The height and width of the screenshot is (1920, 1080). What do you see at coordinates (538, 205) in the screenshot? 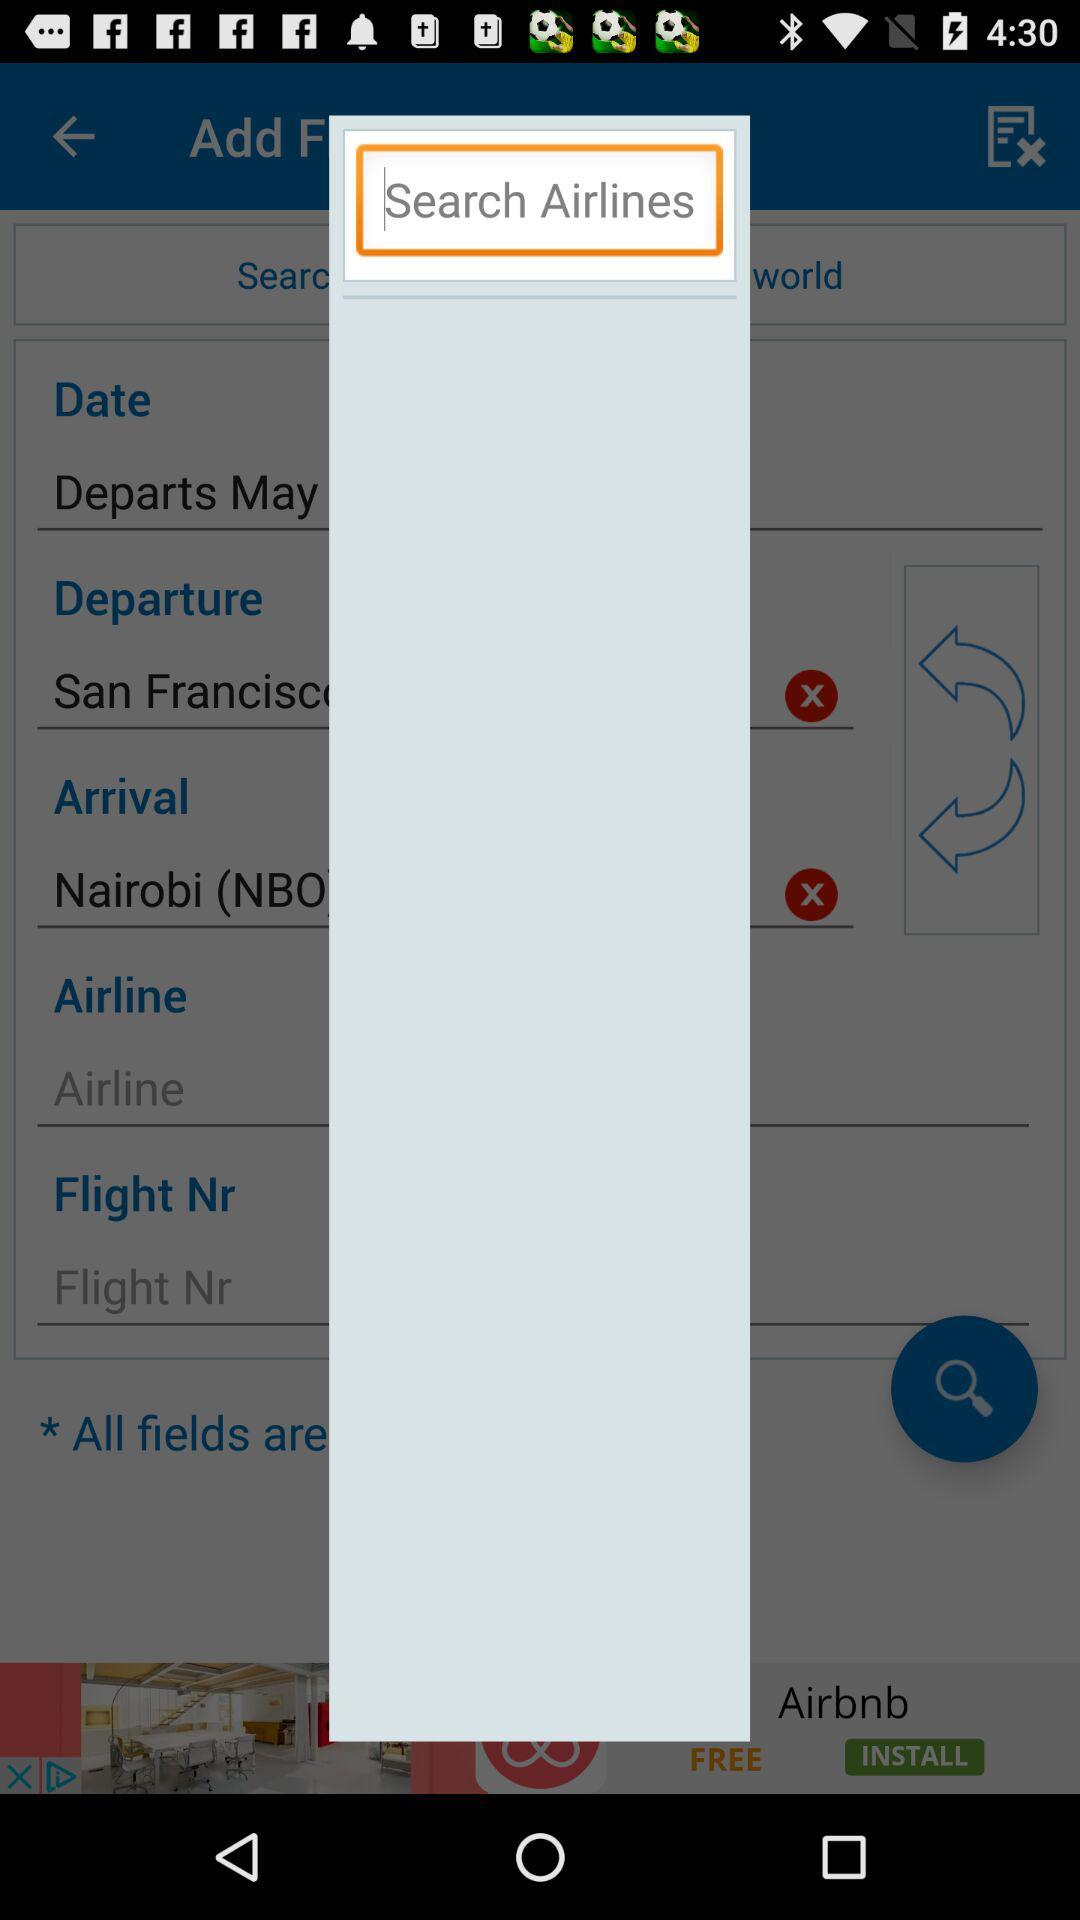
I see `search` at bounding box center [538, 205].